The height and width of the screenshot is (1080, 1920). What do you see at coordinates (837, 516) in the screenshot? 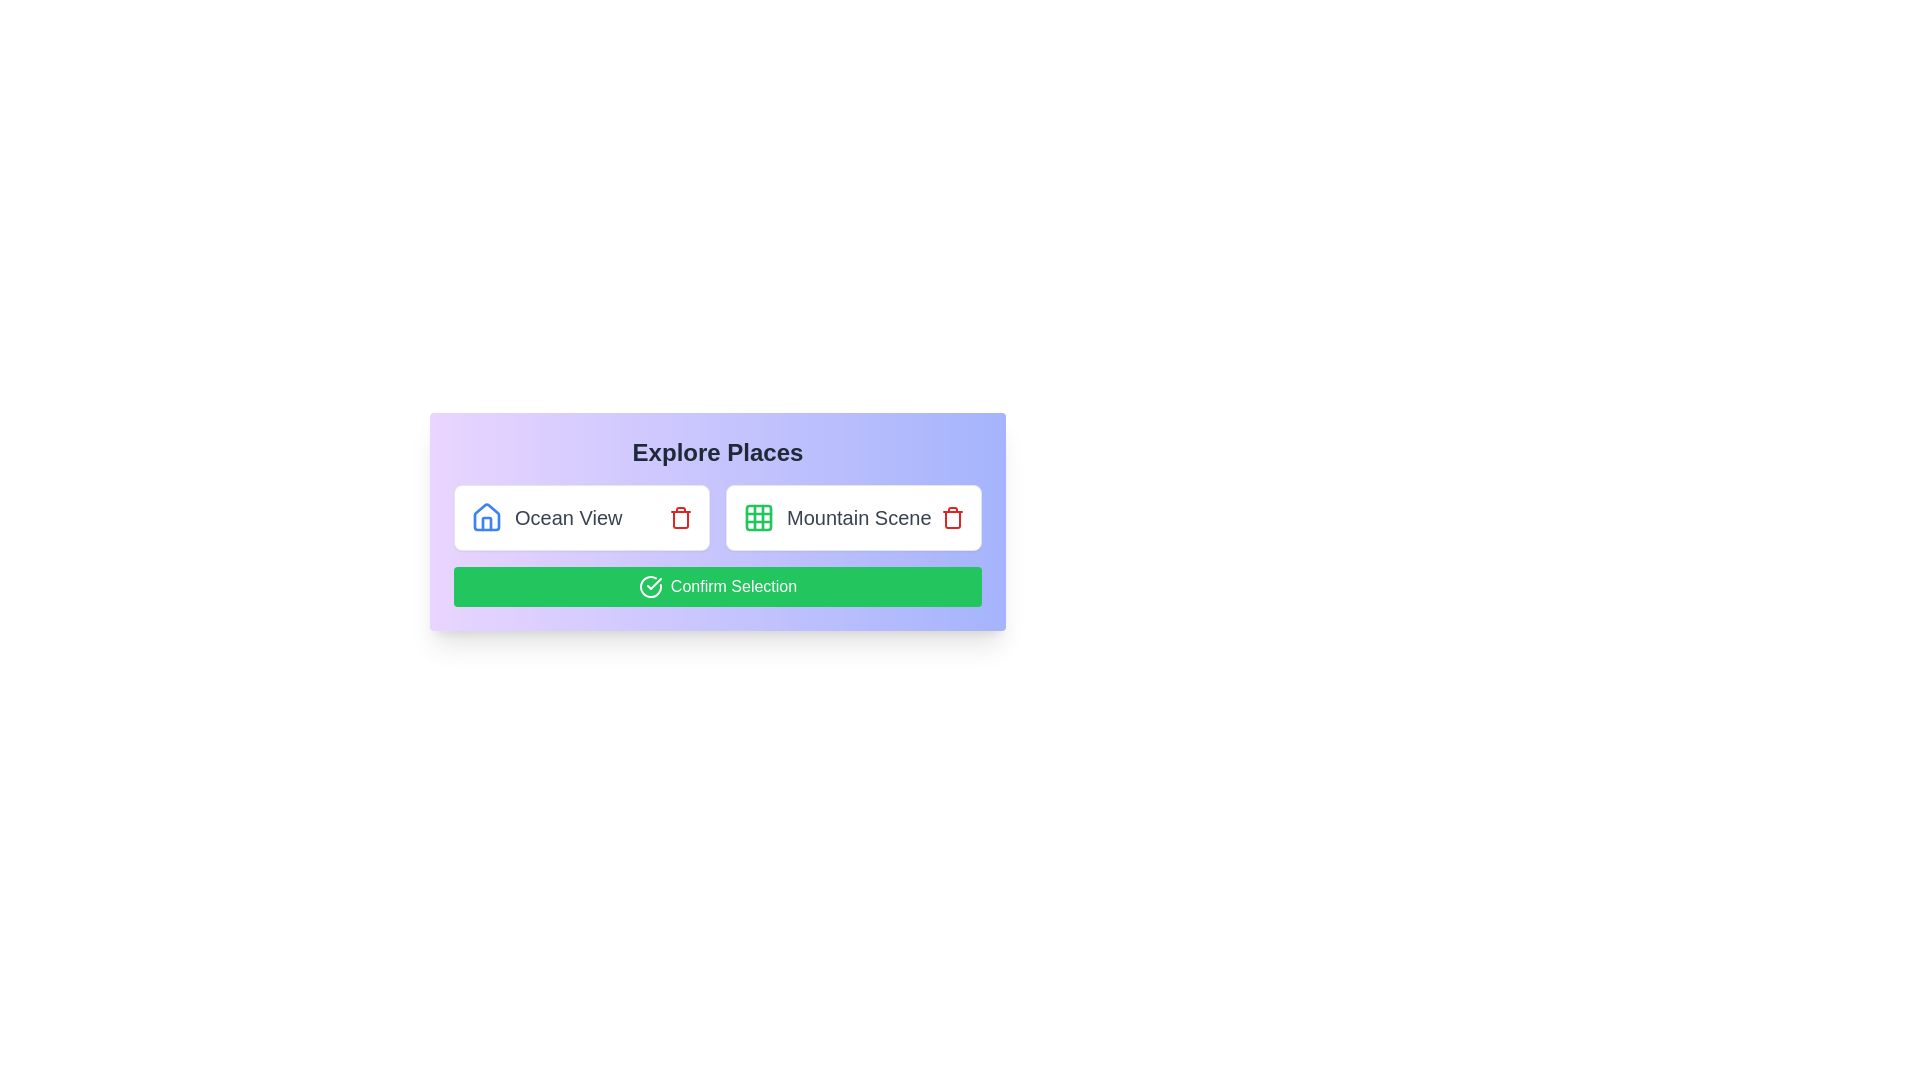
I see `the 'Mountain Scene' label with the grid layout icon` at bounding box center [837, 516].